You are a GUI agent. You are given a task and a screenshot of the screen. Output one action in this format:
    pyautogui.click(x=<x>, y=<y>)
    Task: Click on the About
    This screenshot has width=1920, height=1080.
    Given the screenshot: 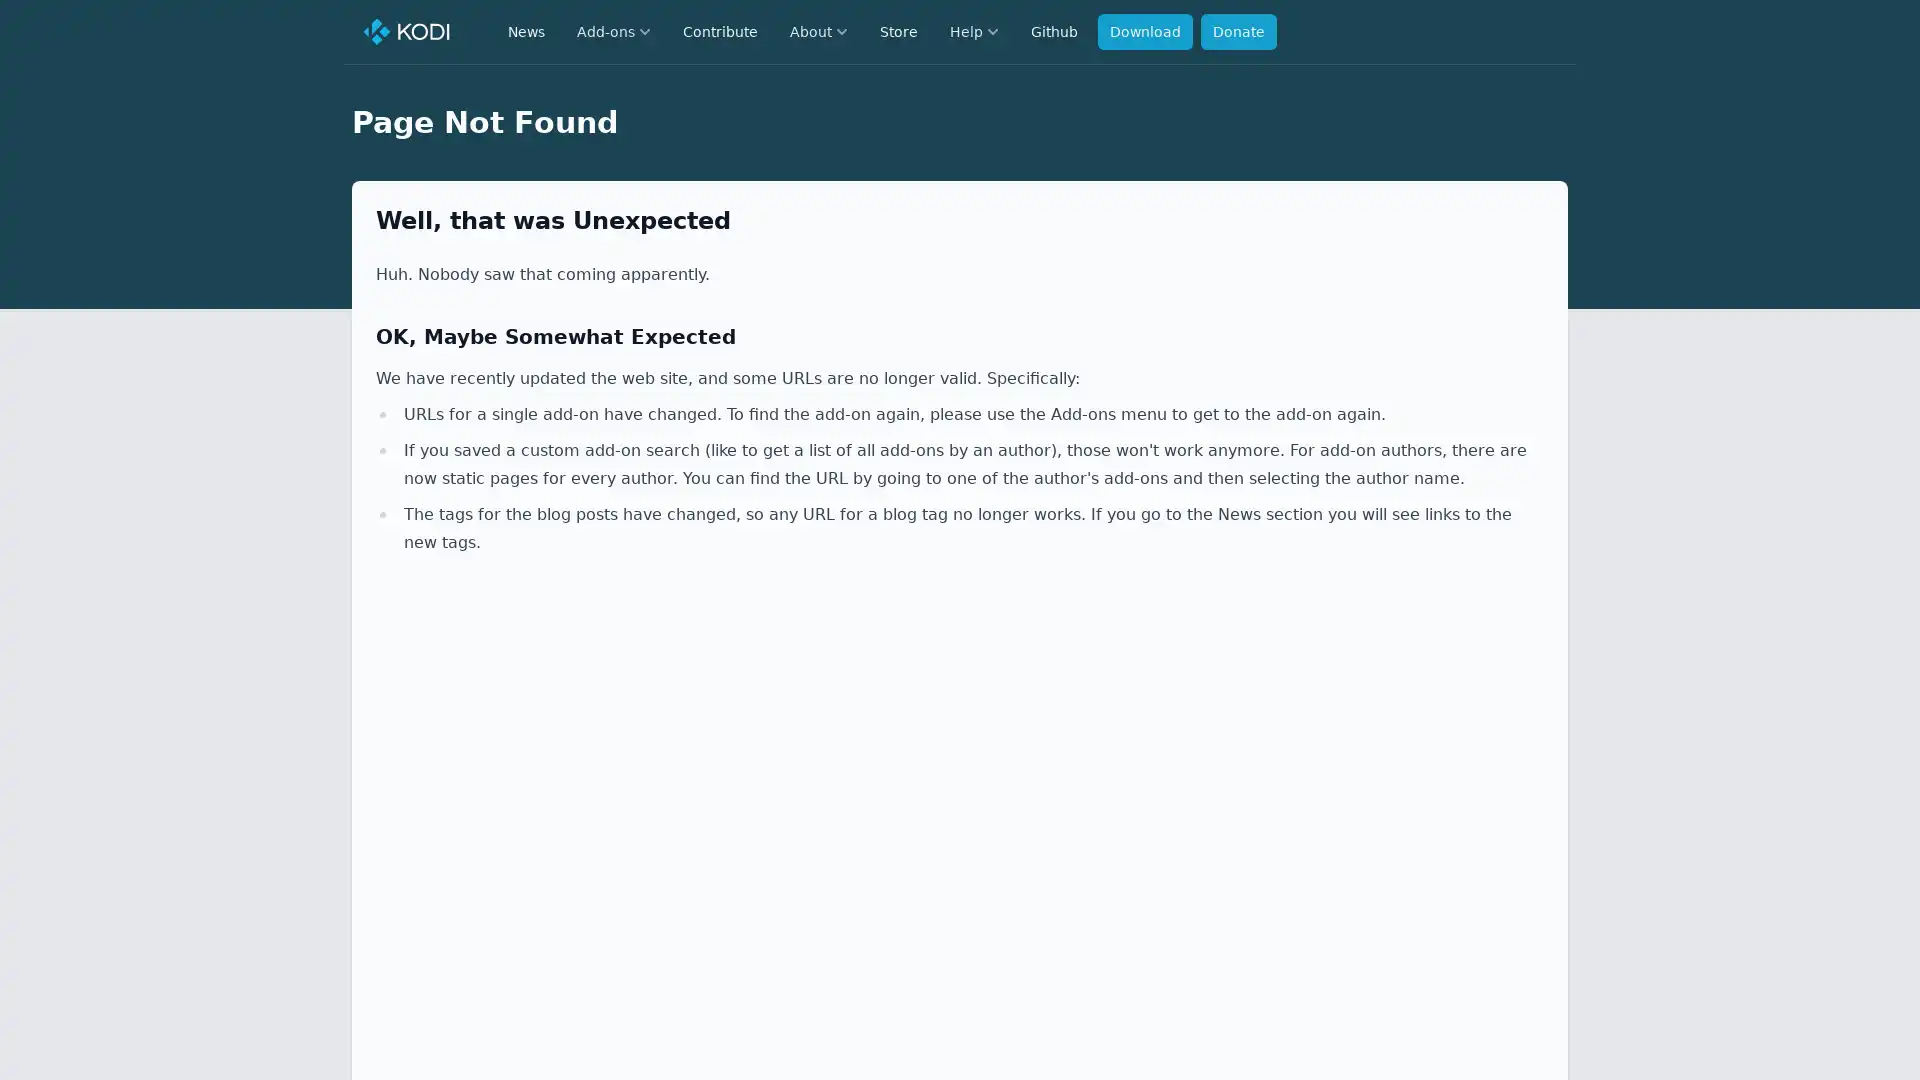 What is the action you would take?
    pyautogui.click(x=819, y=31)
    